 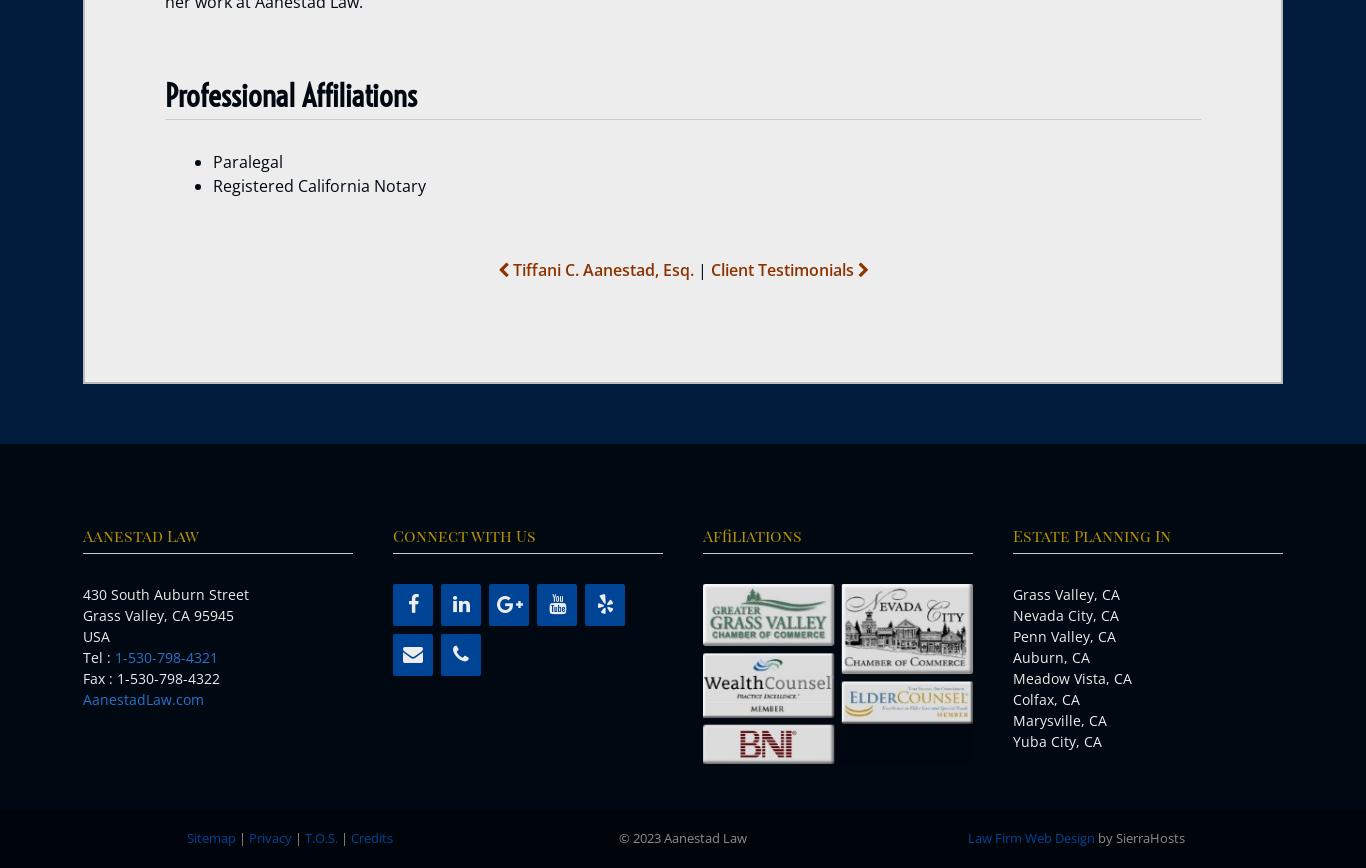 What do you see at coordinates (1137, 837) in the screenshot?
I see `'by SierraHosts'` at bounding box center [1137, 837].